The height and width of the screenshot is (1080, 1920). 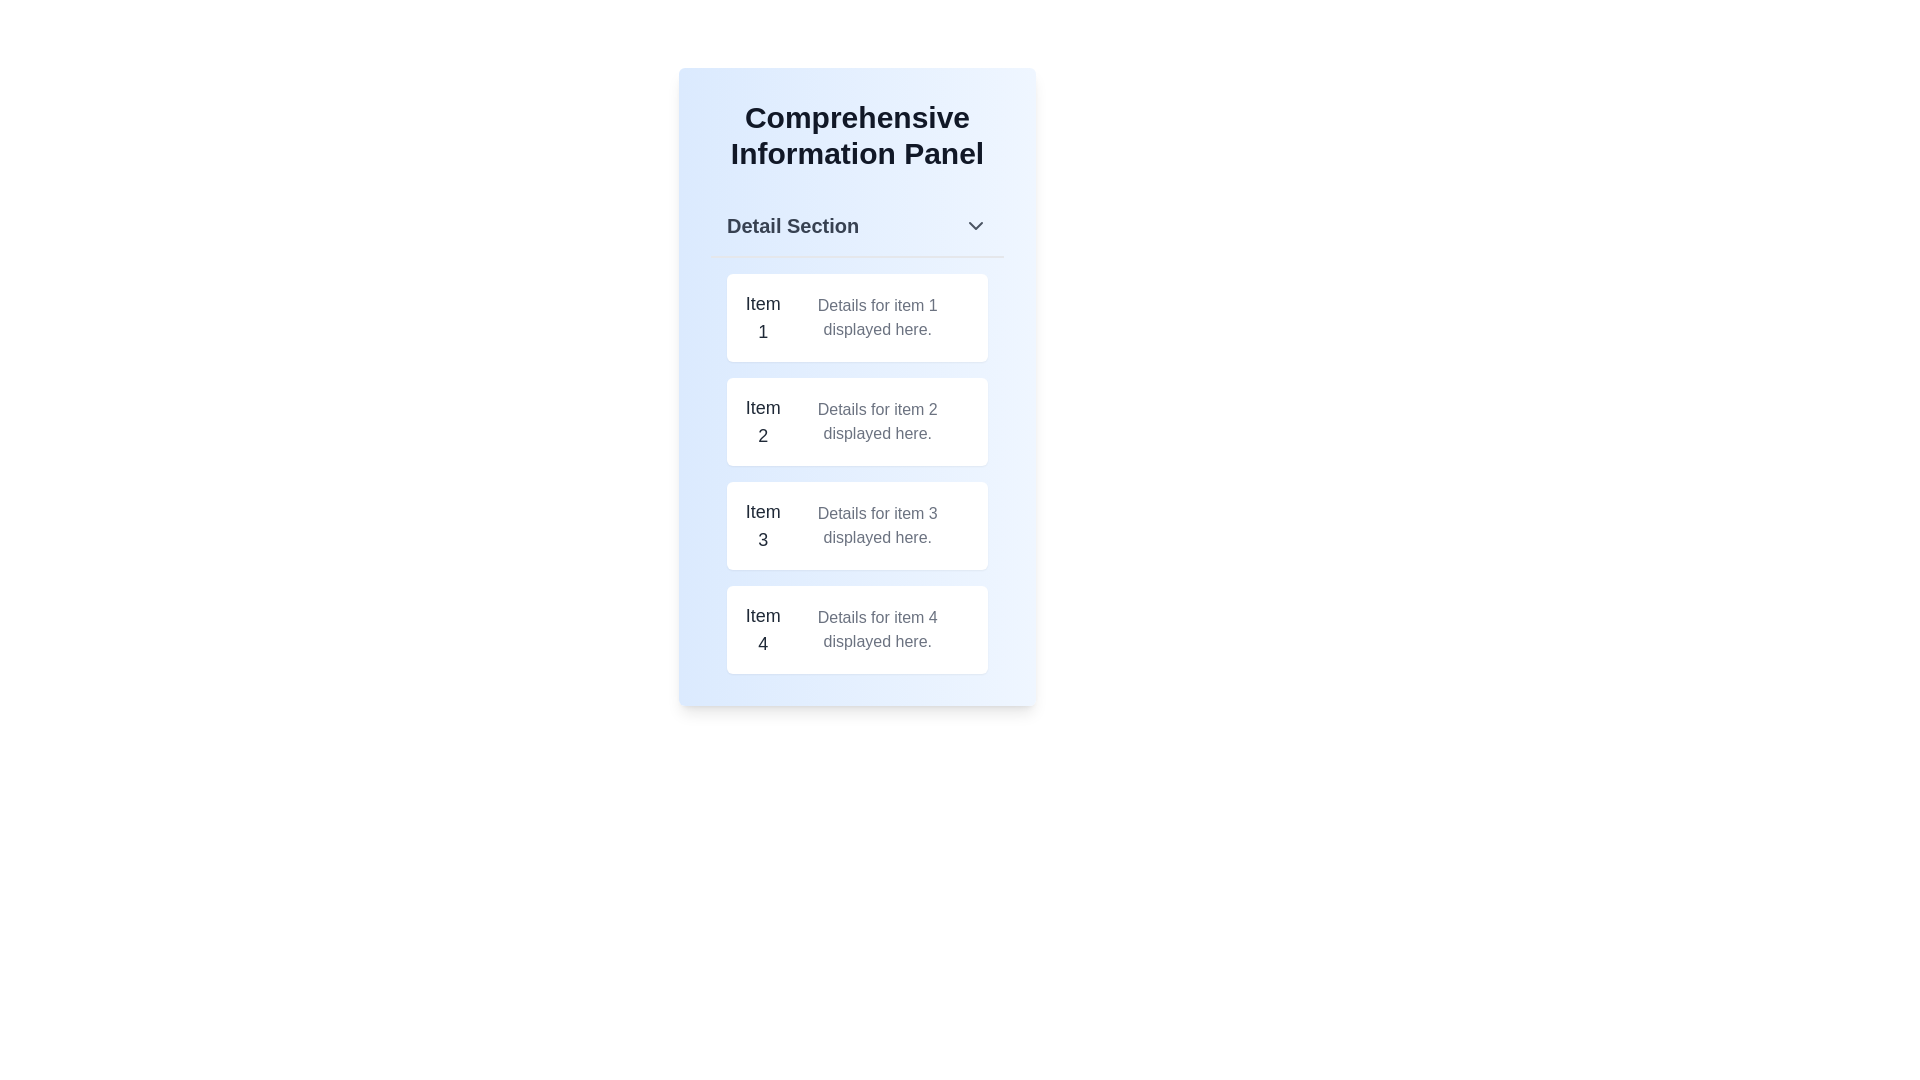 I want to click on the information display item for 'Item 2' in the Comprehensive Information Panel to make a selection, so click(x=857, y=420).